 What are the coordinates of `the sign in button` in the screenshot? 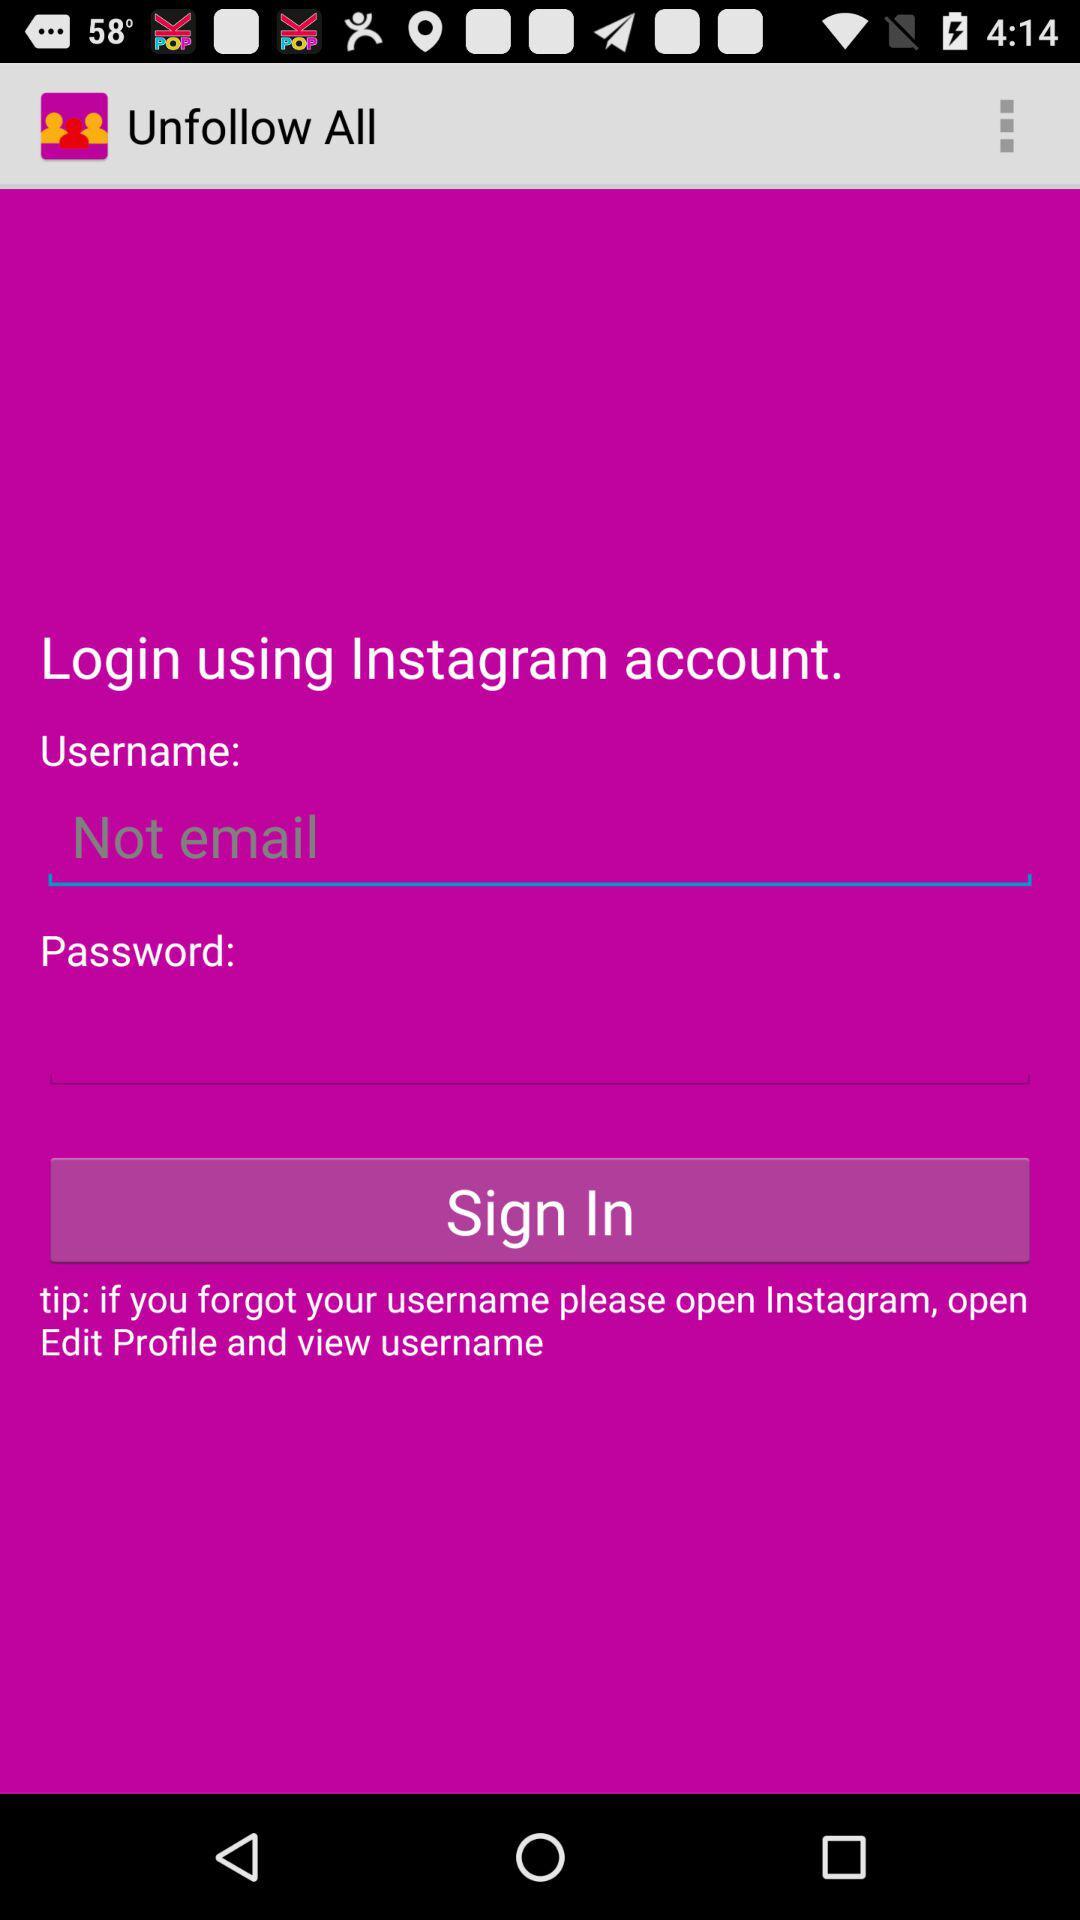 It's located at (540, 1209).